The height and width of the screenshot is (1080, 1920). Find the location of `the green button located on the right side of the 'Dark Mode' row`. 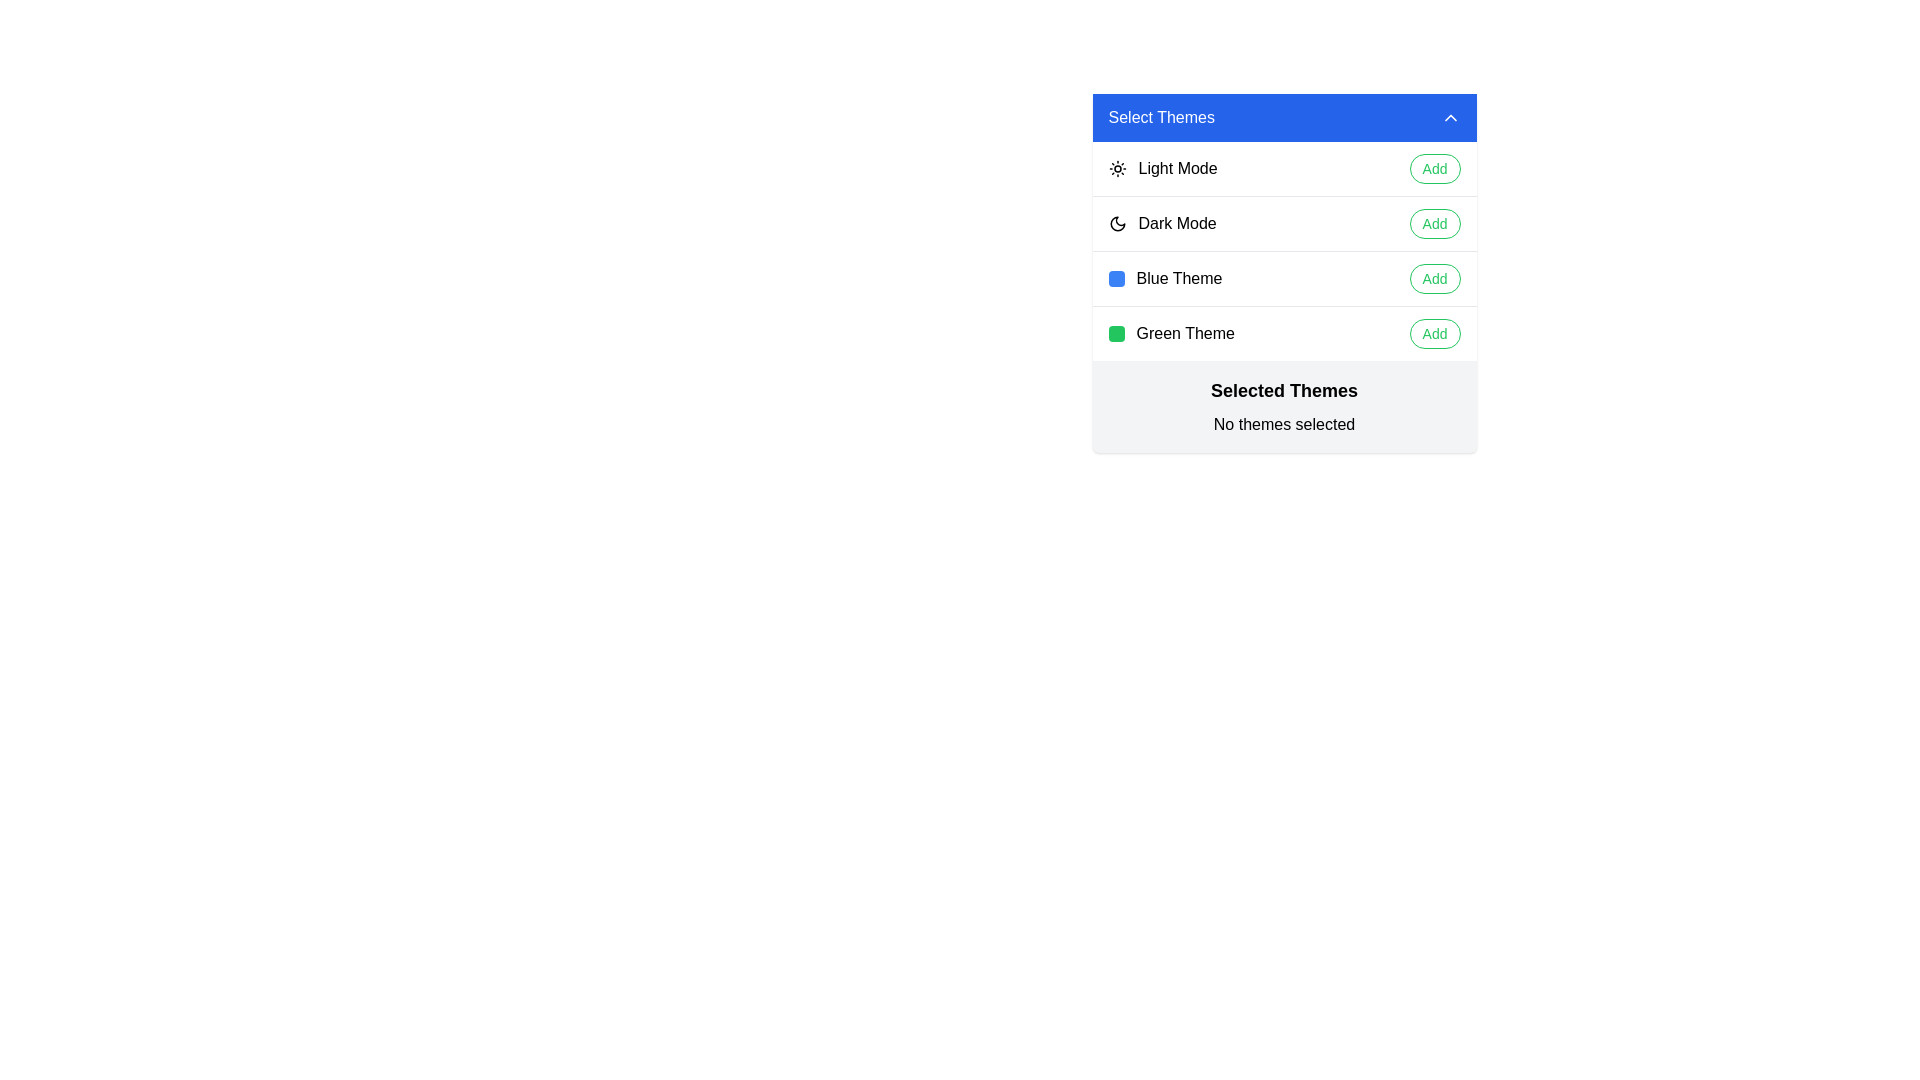

the green button located on the right side of the 'Dark Mode' row is located at coordinates (1434, 223).